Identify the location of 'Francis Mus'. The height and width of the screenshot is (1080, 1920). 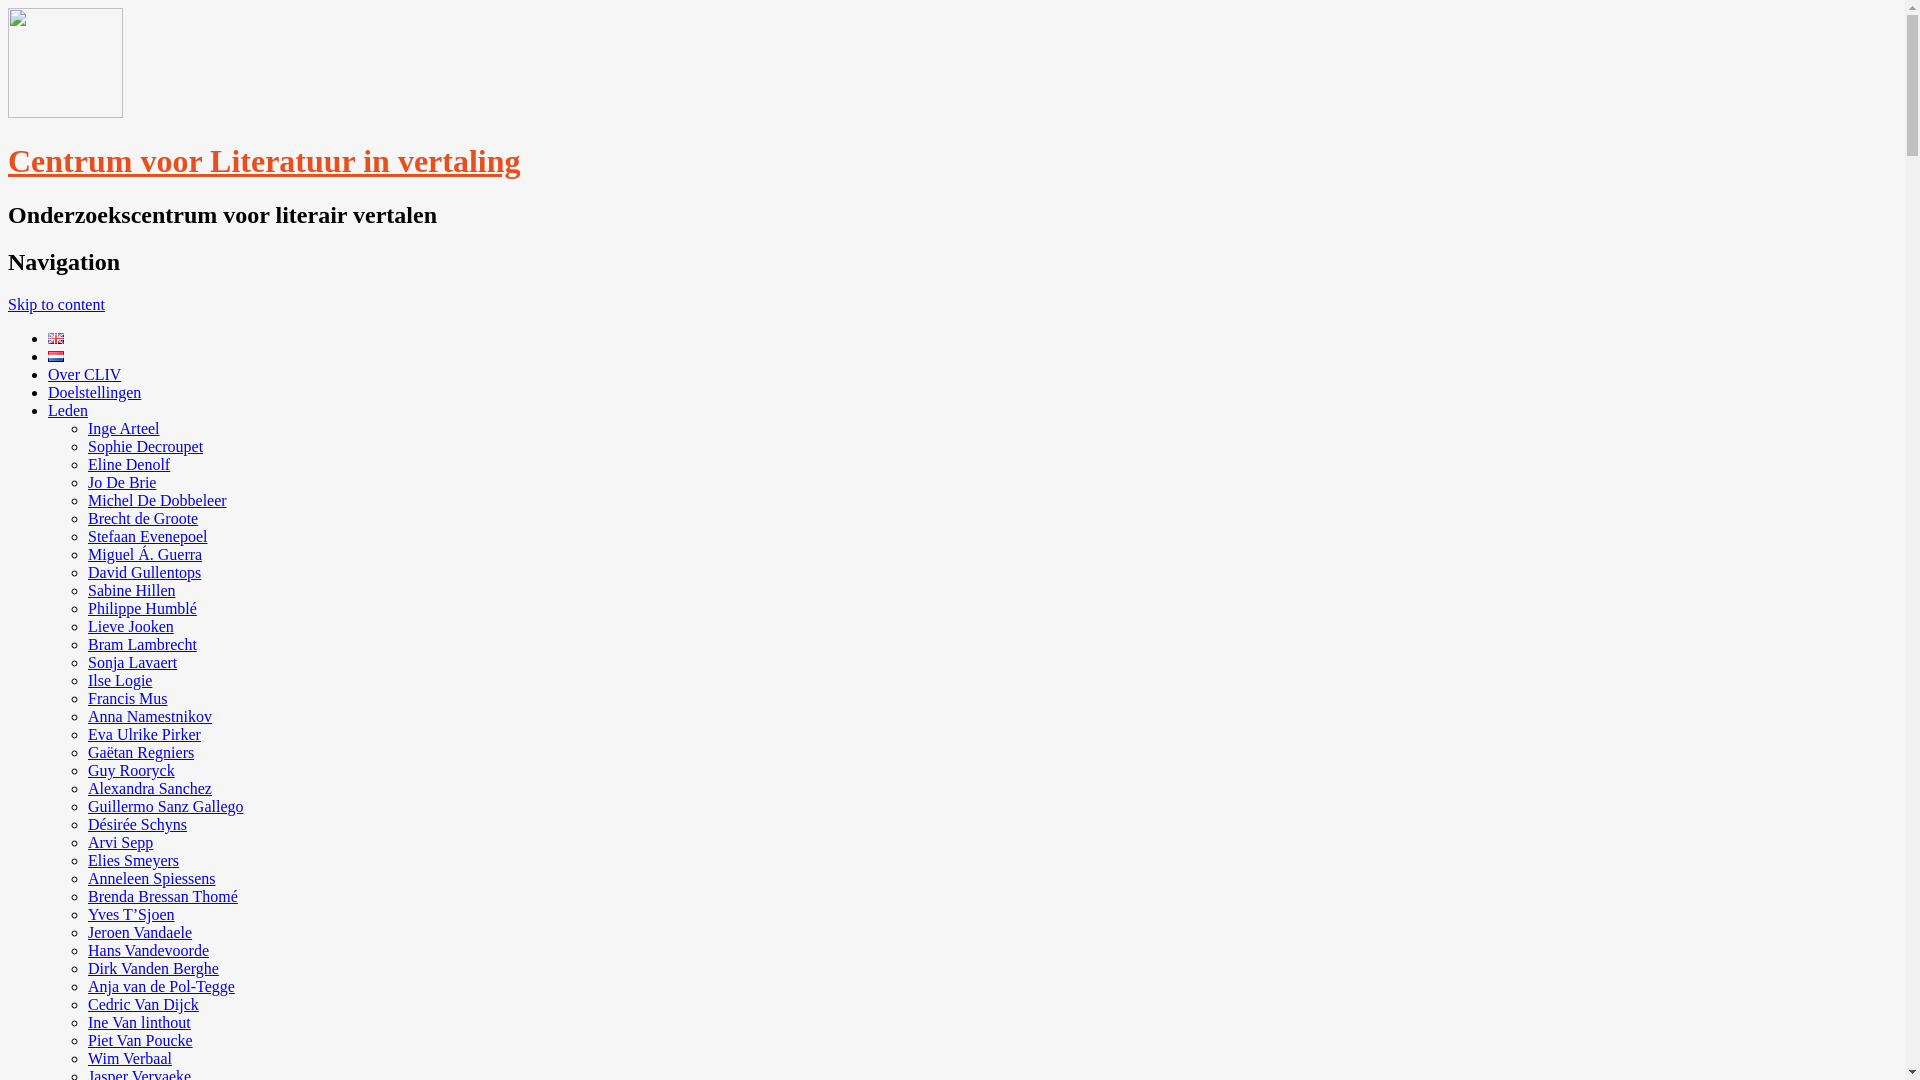
(127, 697).